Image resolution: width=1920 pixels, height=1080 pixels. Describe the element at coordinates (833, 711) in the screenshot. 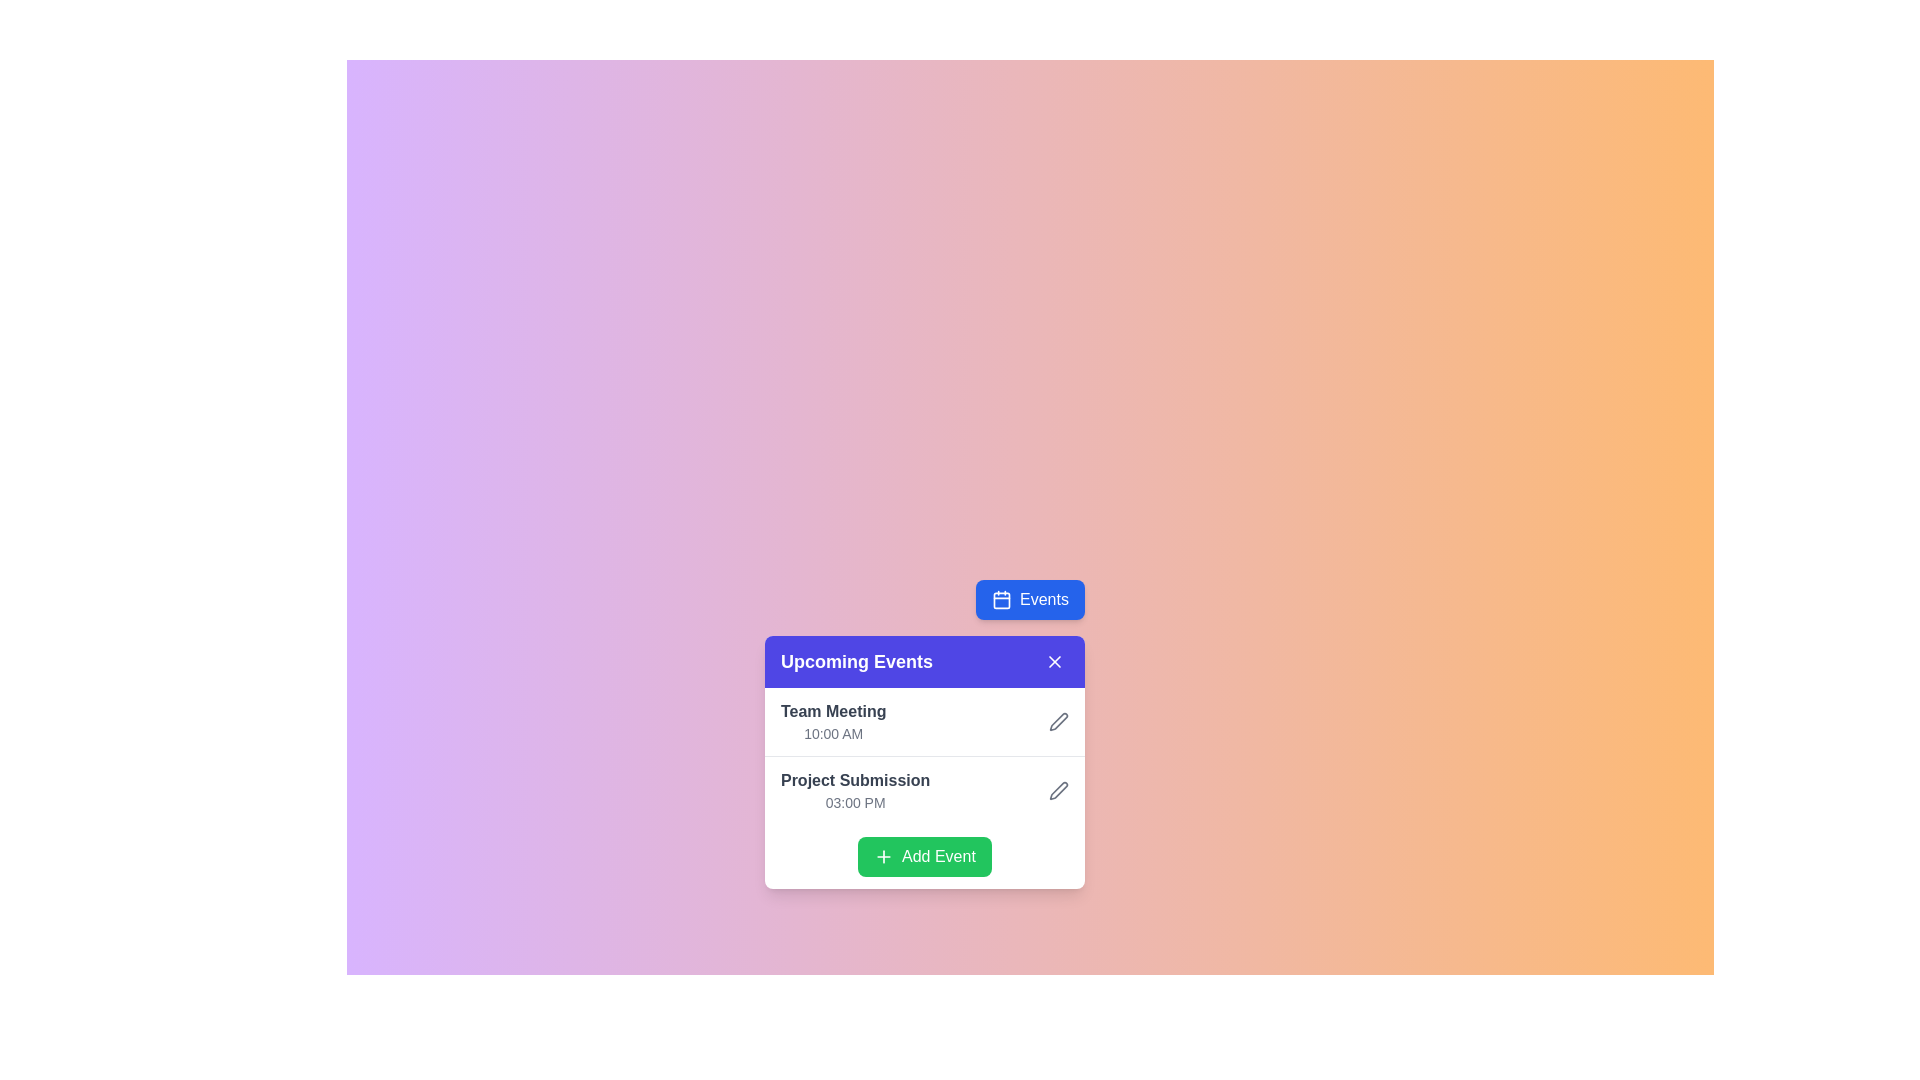

I see `the 'Team Meeting' text label located in the 'Upcoming Events' list, positioned above the time '10:00 AM.'` at that location.